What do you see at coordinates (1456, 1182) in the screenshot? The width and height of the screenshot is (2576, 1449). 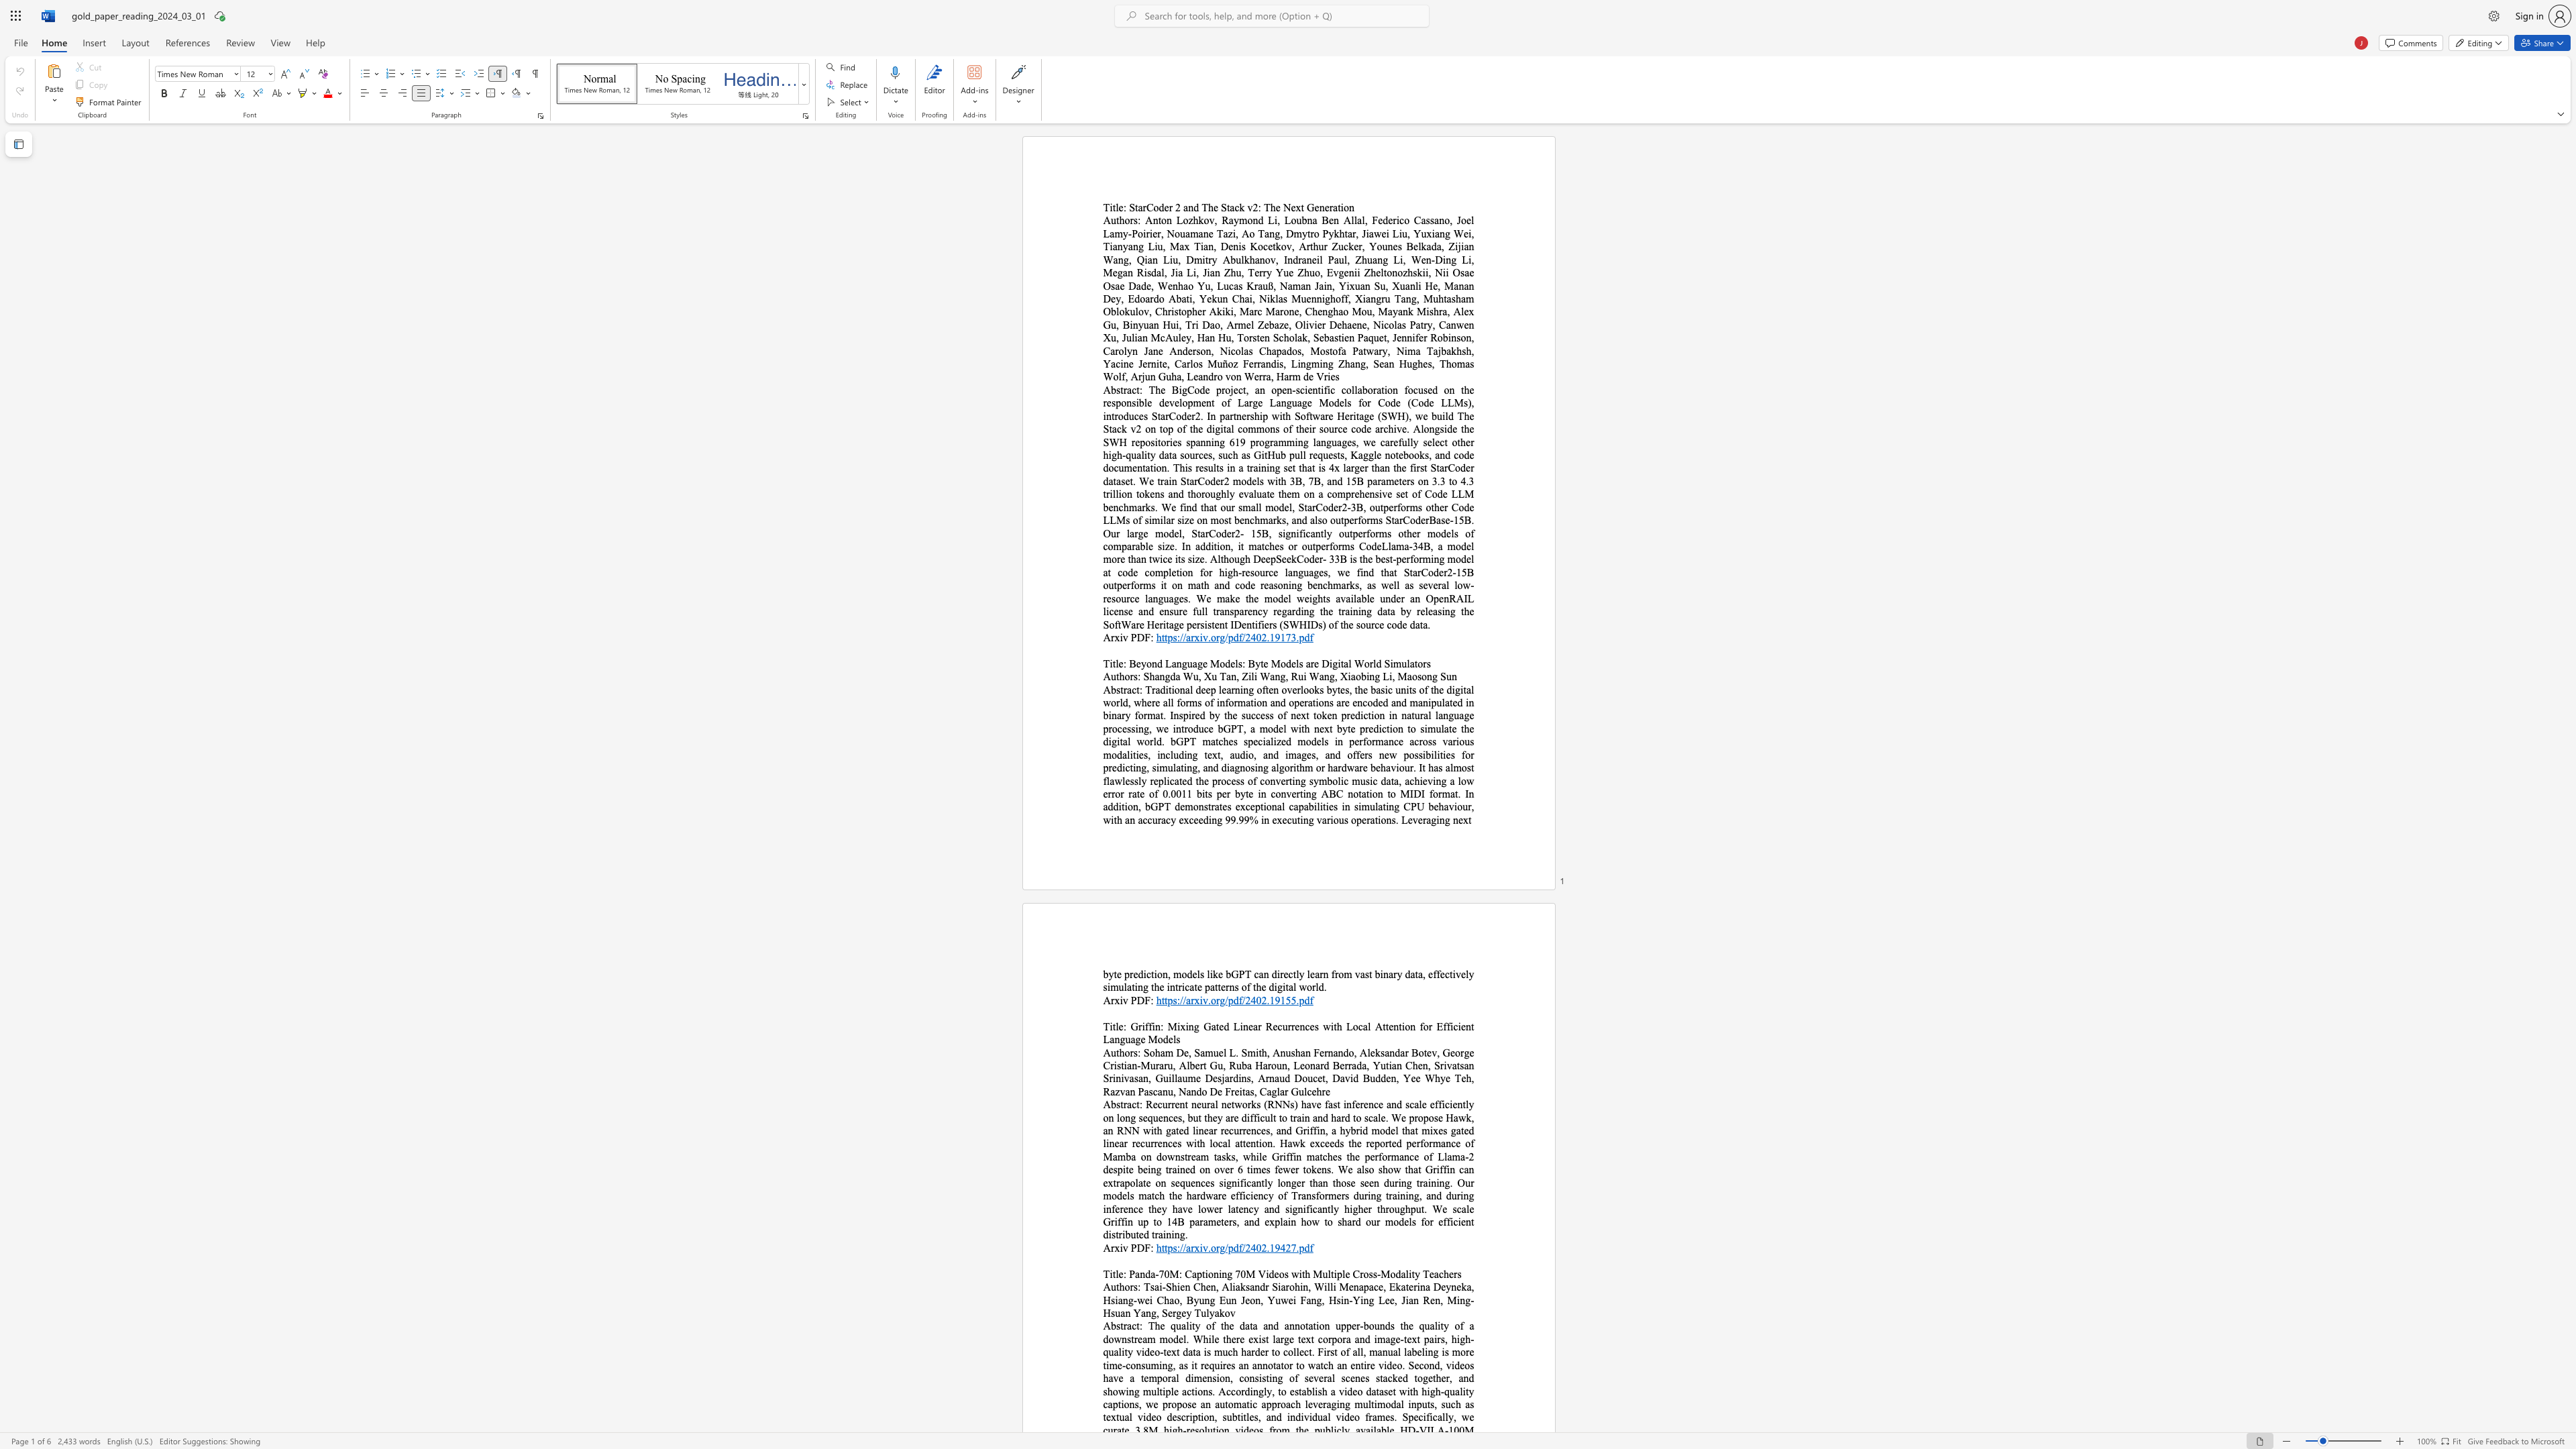 I see `the subset text "Our models match the hardware efficiency of Transformers during training, and during inference they have lower latency and significantly higher throug" within the text "Recurrent neural networks (RNNs) have fast inference and scale efficiently on long sequences, but they are difficult to train and hard to scale. We propose Hawk, an RNN with gated linear recurrences, and Griffin, a hybrid model that mixes gated linear recurrences with local attention. Hawk exceeds the reported performance of Mamba on downstream tasks, while Griffin matches the performance of Llama-2 despite being trained on over 6 times fewer tokens. We also show that Griffin can extrapolate on sequences significantly longer than those seen during training. Our models match the hardware efficiency of Transformers during training, and during inference they have lower latency and significantly higher throughput. We scale Griffin up to 14B parameters, and explain how to shard our models for efficient distributed training."` at bounding box center [1456, 1182].